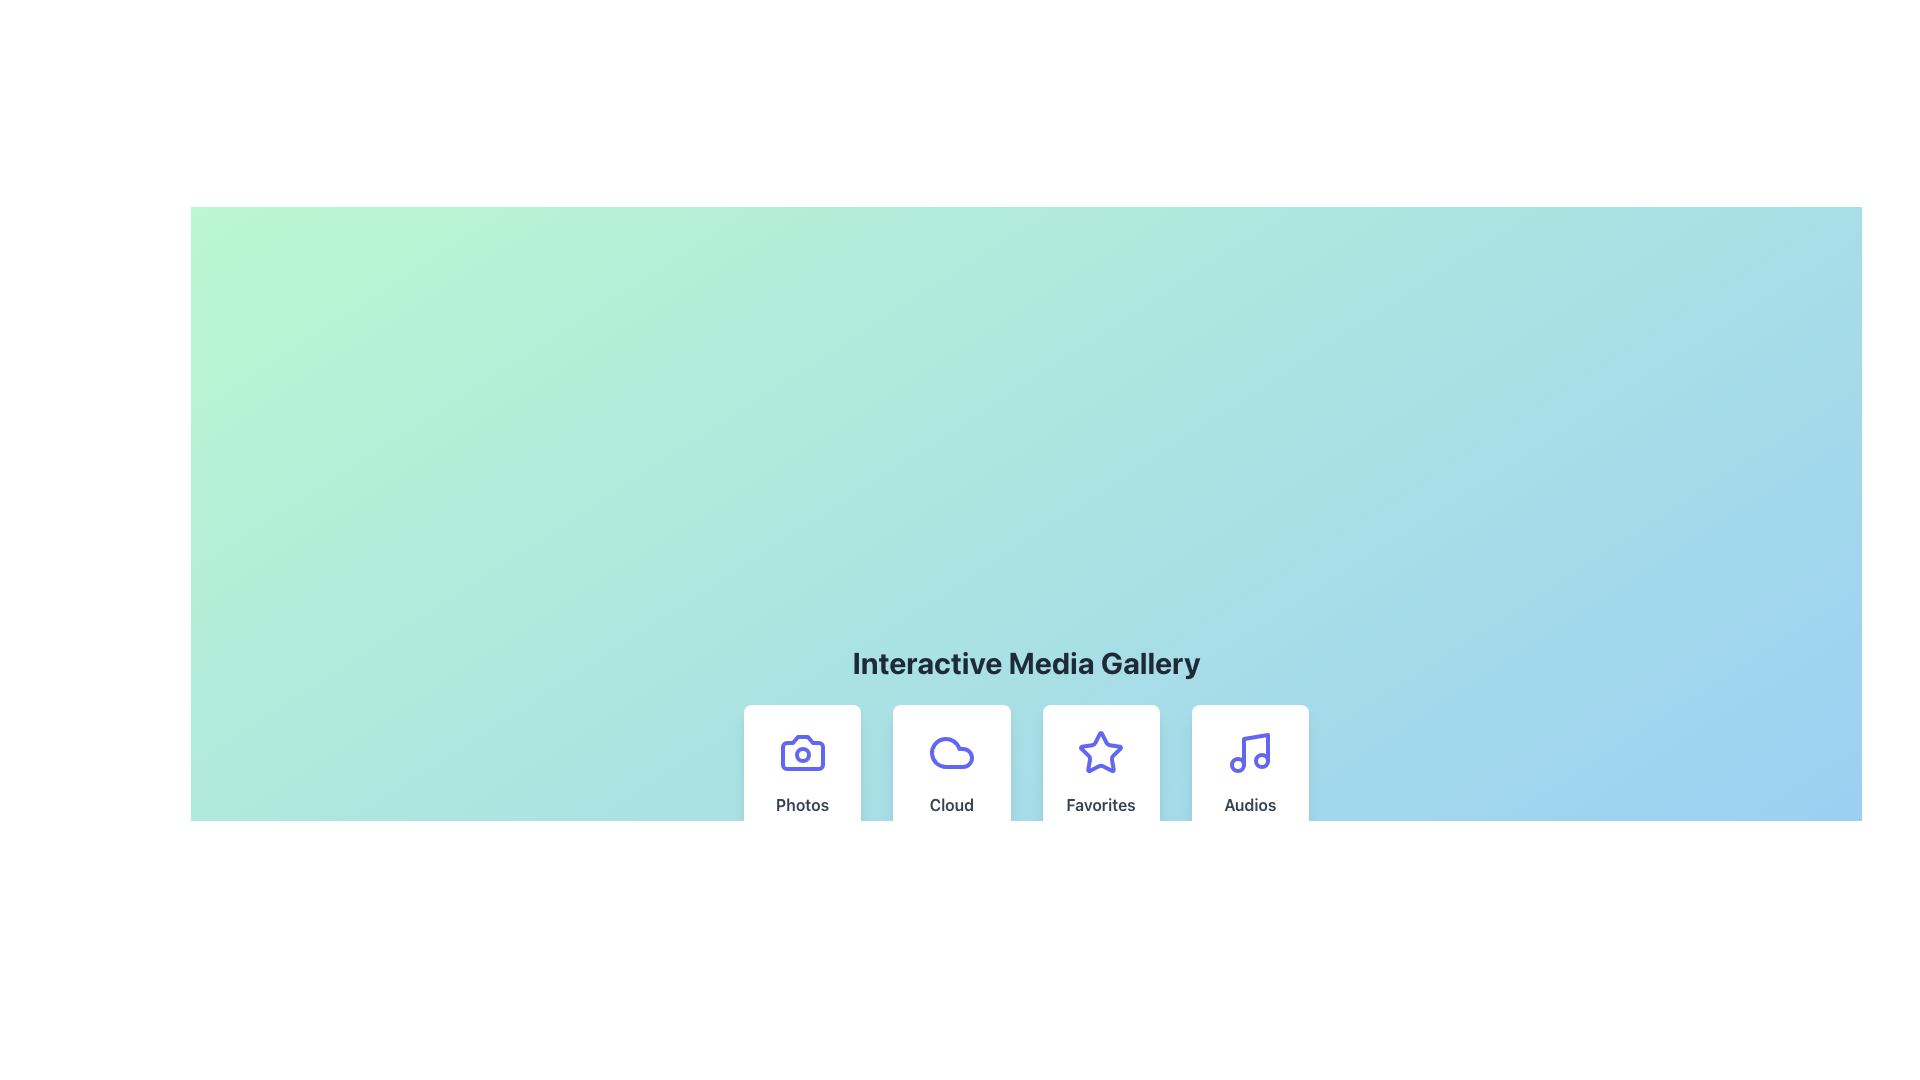  What do you see at coordinates (1100, 752) in the screenshot?
I see `the blue outlined star icon that is the third icon from the left in the row of buttons beneath the title 'Interactive Media Gallery'` at bounding box center [1100, 752].